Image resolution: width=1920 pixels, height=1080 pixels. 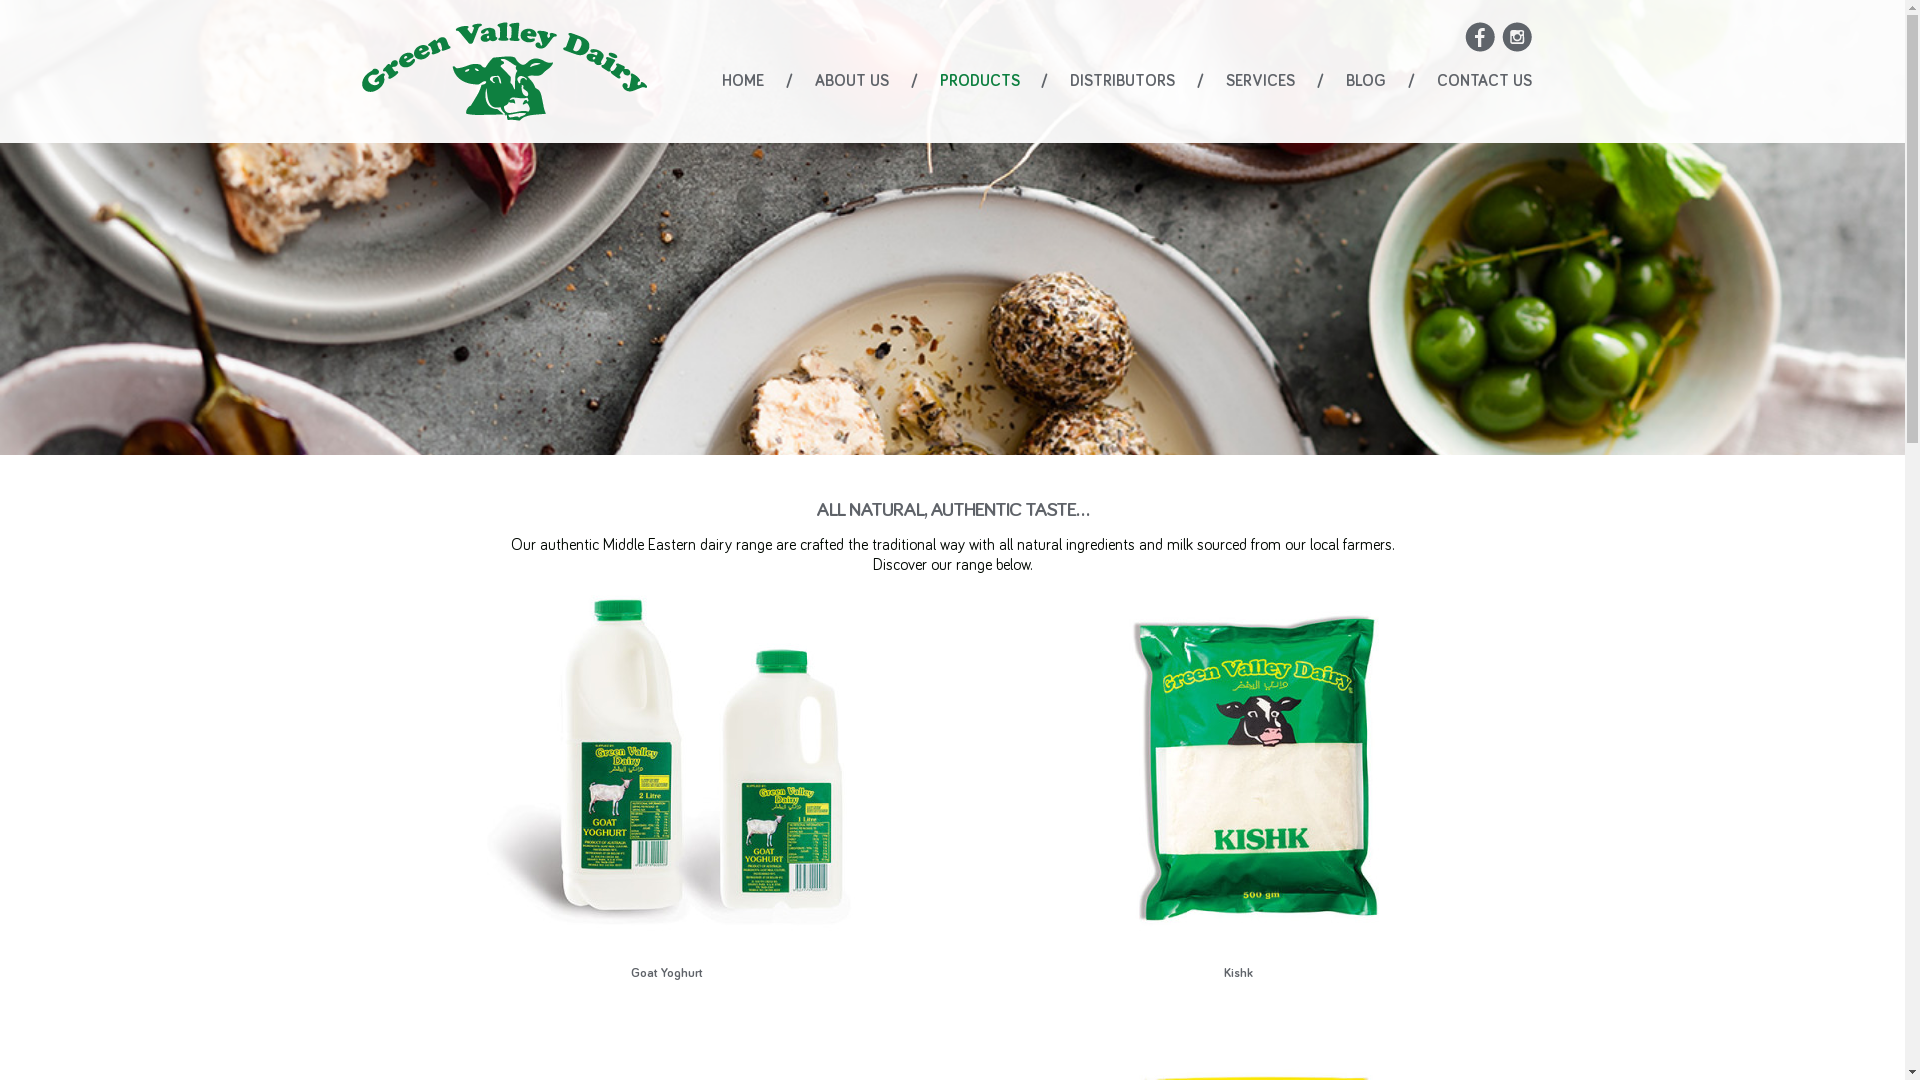 What do you see at coordinates (1069, 80) in the screenshot?
I see `'DISTRIBUTORS'` at bounding box center [1069, 80].